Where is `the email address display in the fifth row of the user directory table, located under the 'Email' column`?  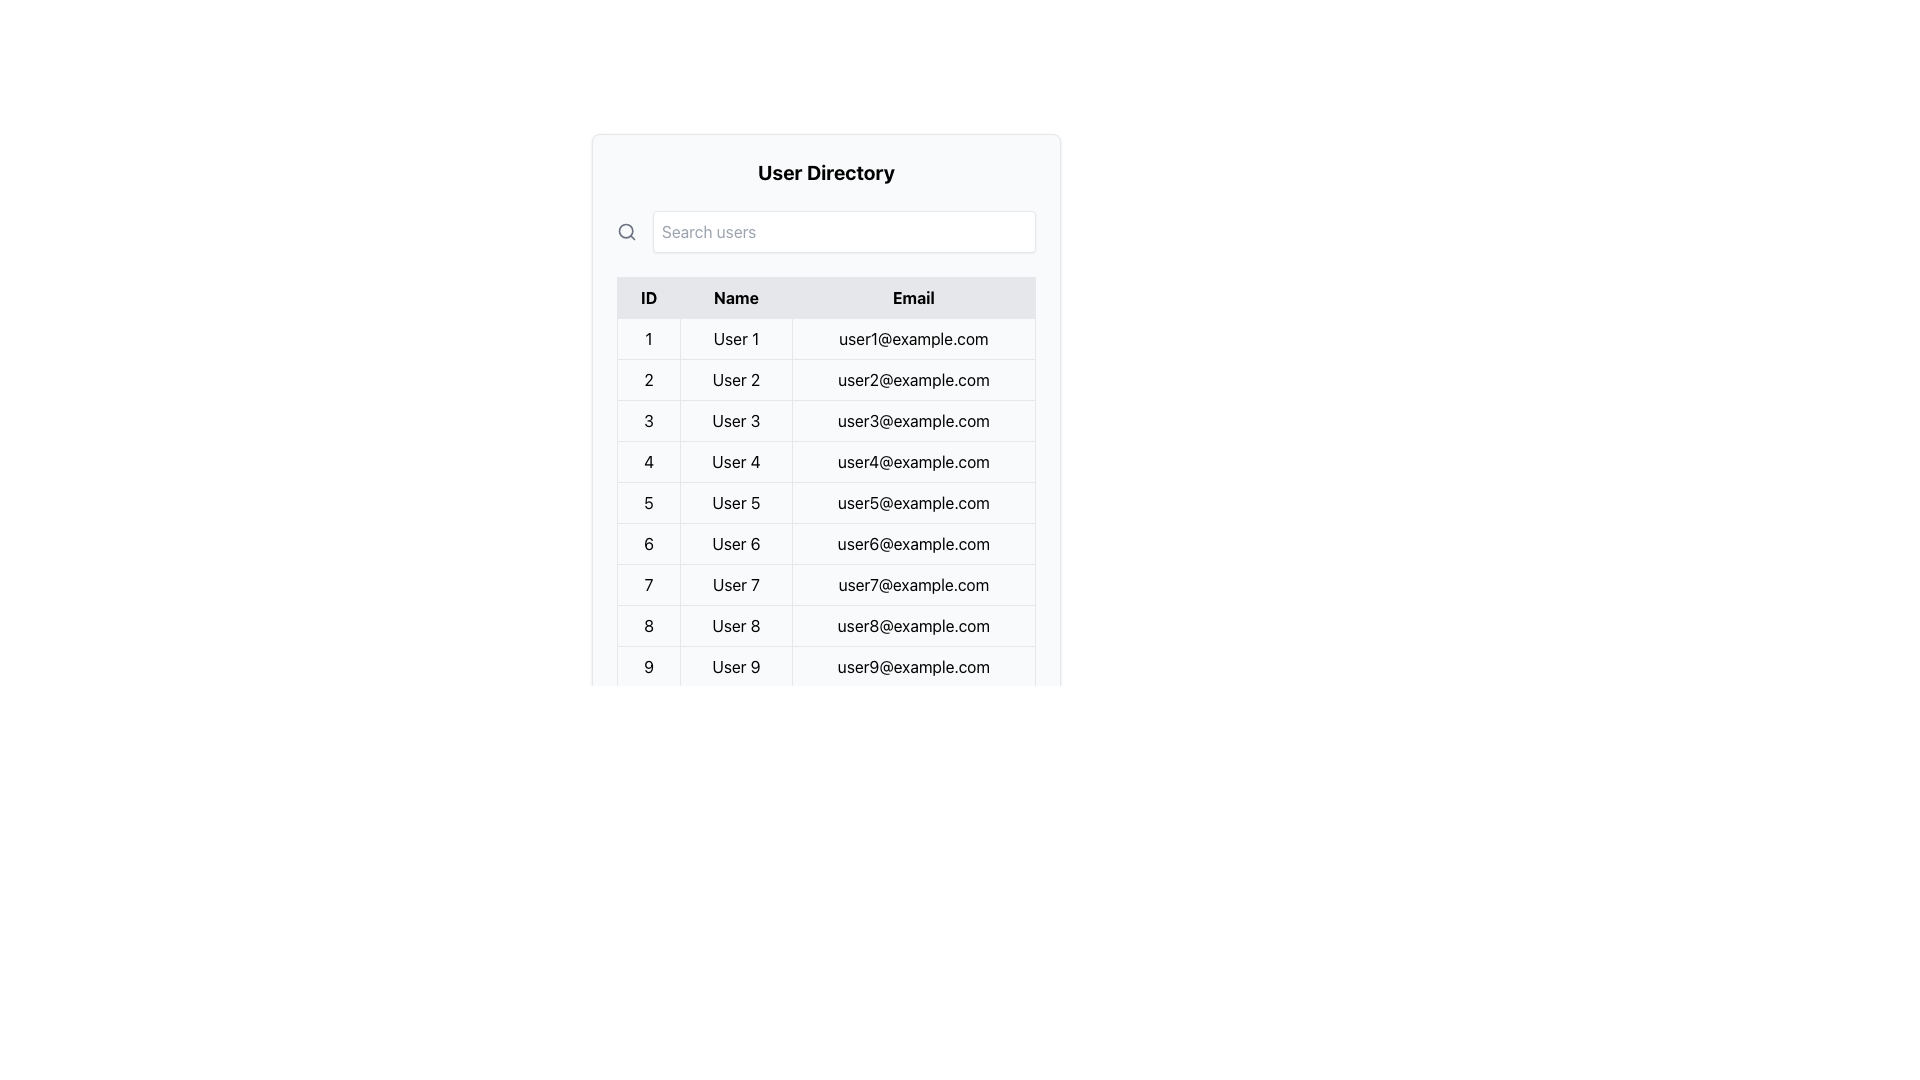 the email address display in the fifth row of the user directory table, located under the 'Email' column is located at coordinates (912, 501).